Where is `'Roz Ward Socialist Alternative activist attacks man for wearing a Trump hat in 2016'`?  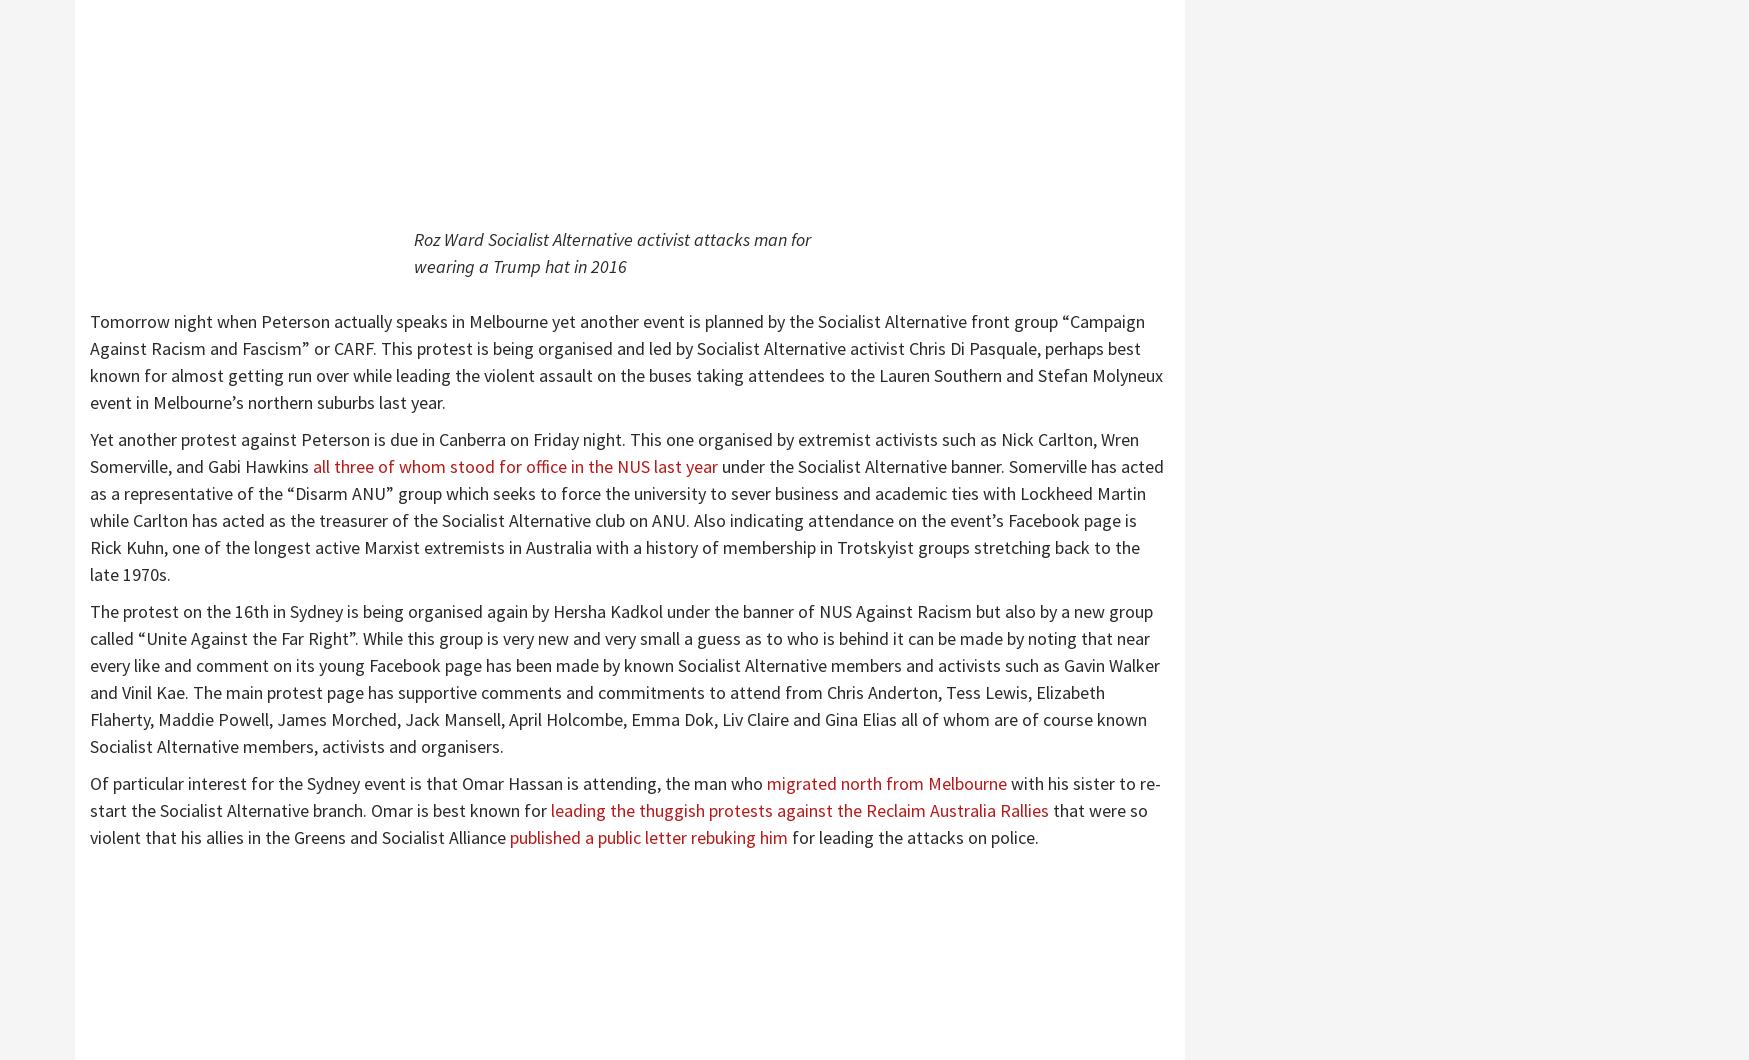 'Roz Ward Socialist Alternative activist attacks man for wearing a Trump hat in 2016' is located at coordinates (611, 252).